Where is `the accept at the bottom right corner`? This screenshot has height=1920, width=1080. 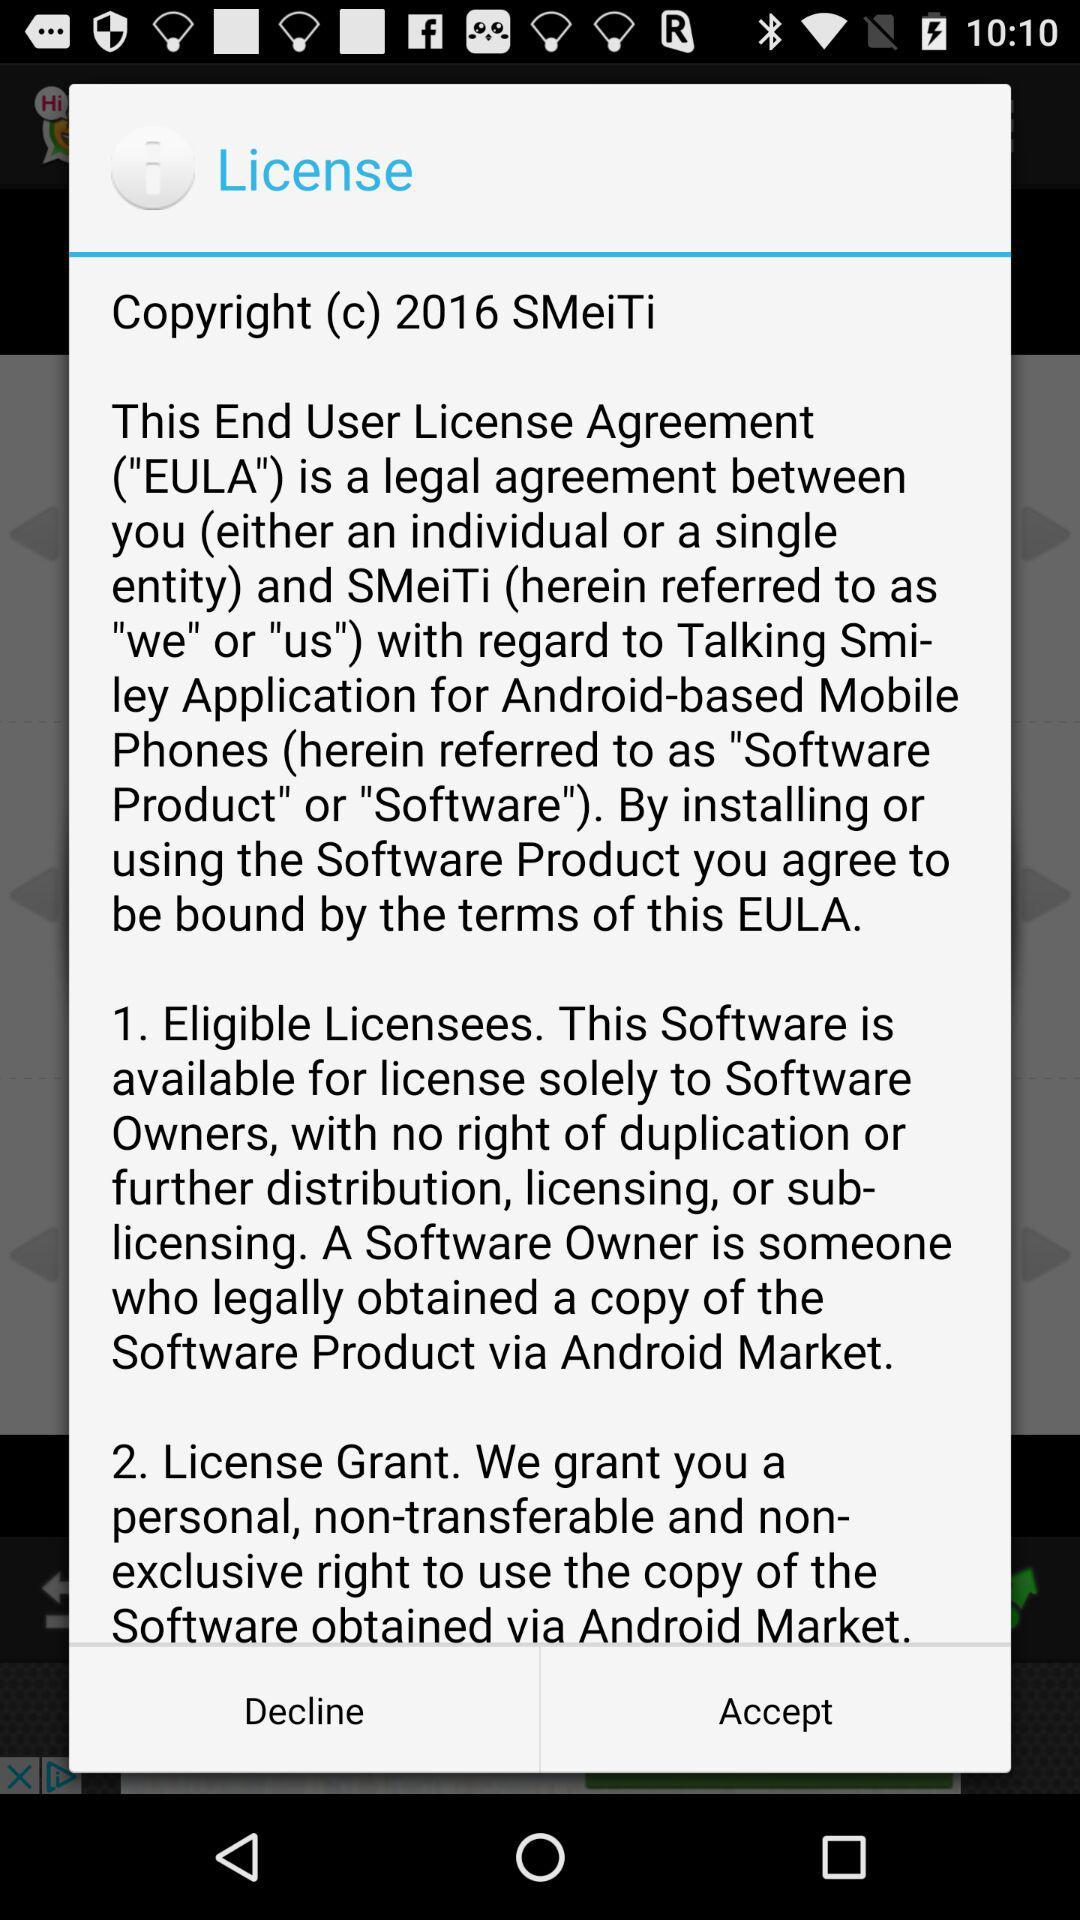 the accept at the bottom right corner is located at coordinates (774, 1708).